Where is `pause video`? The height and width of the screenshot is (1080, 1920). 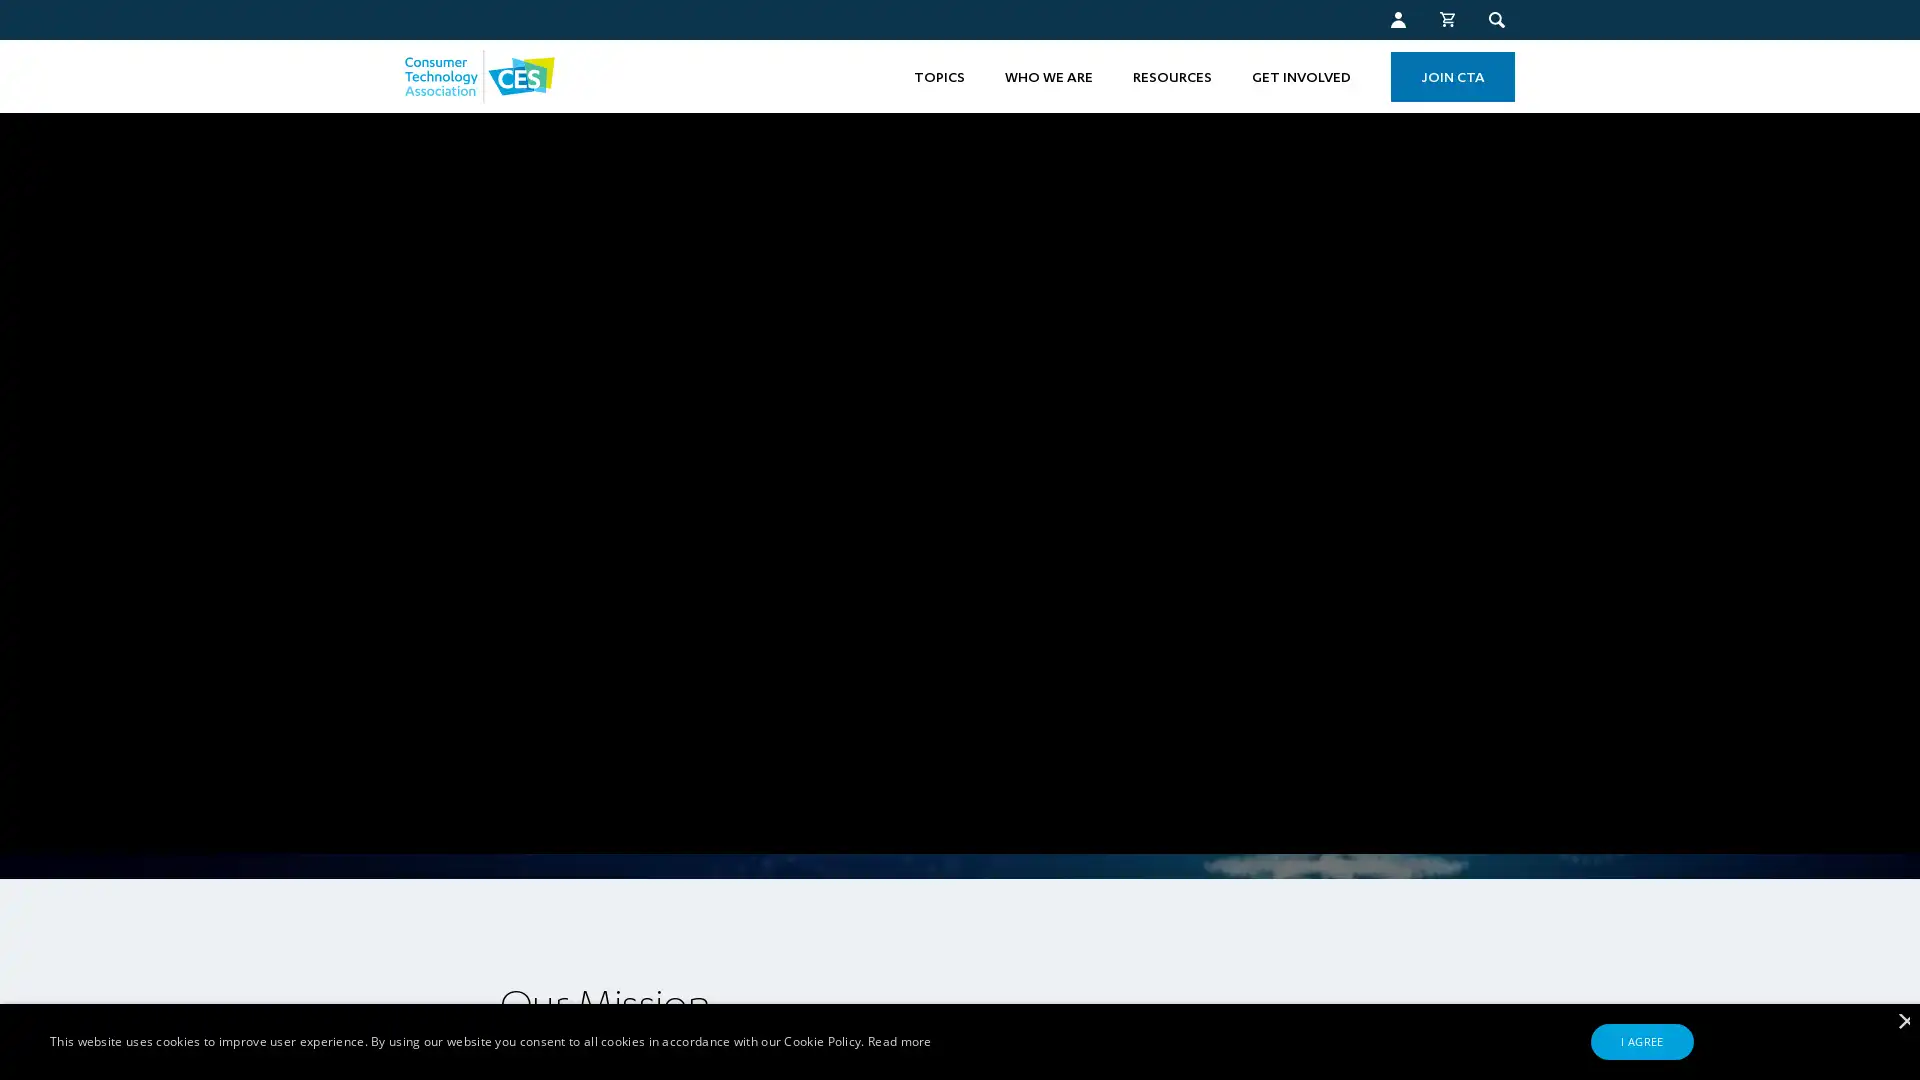
pause video is located at coordinates (422, 830).